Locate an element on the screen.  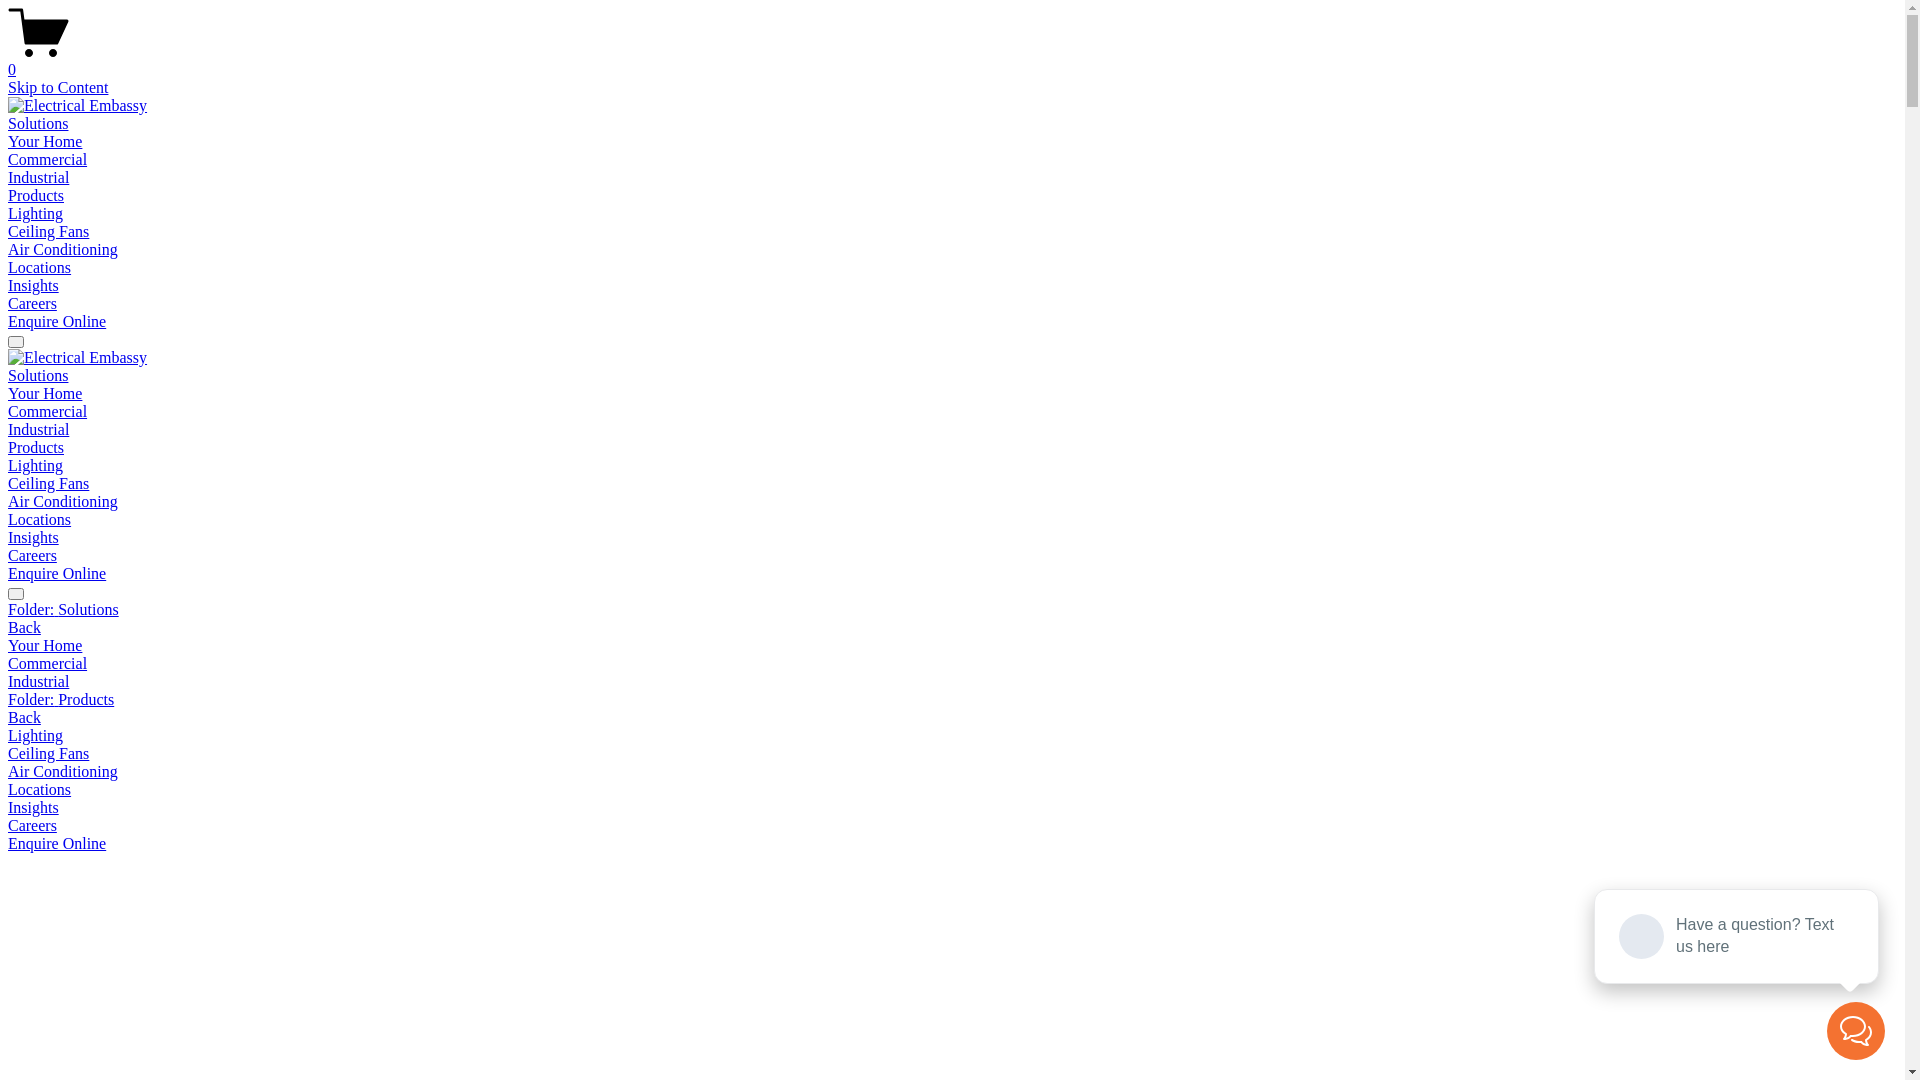
'Ceiling Fans' is located at coordinates (48, 230).